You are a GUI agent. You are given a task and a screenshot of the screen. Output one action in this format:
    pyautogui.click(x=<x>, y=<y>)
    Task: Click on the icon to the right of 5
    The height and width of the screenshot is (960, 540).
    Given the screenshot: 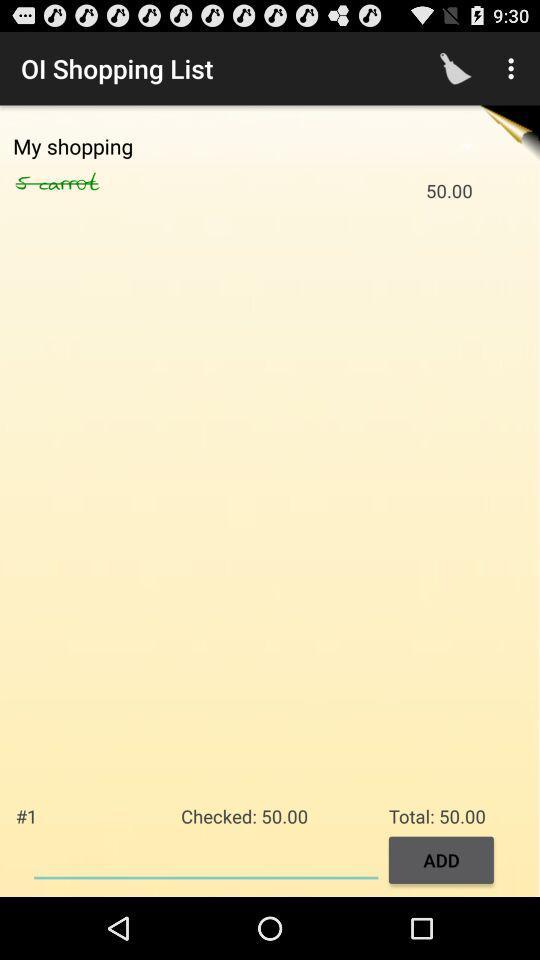 What is the action you would take?
    pyautogui.click(x=90, y=183)
    